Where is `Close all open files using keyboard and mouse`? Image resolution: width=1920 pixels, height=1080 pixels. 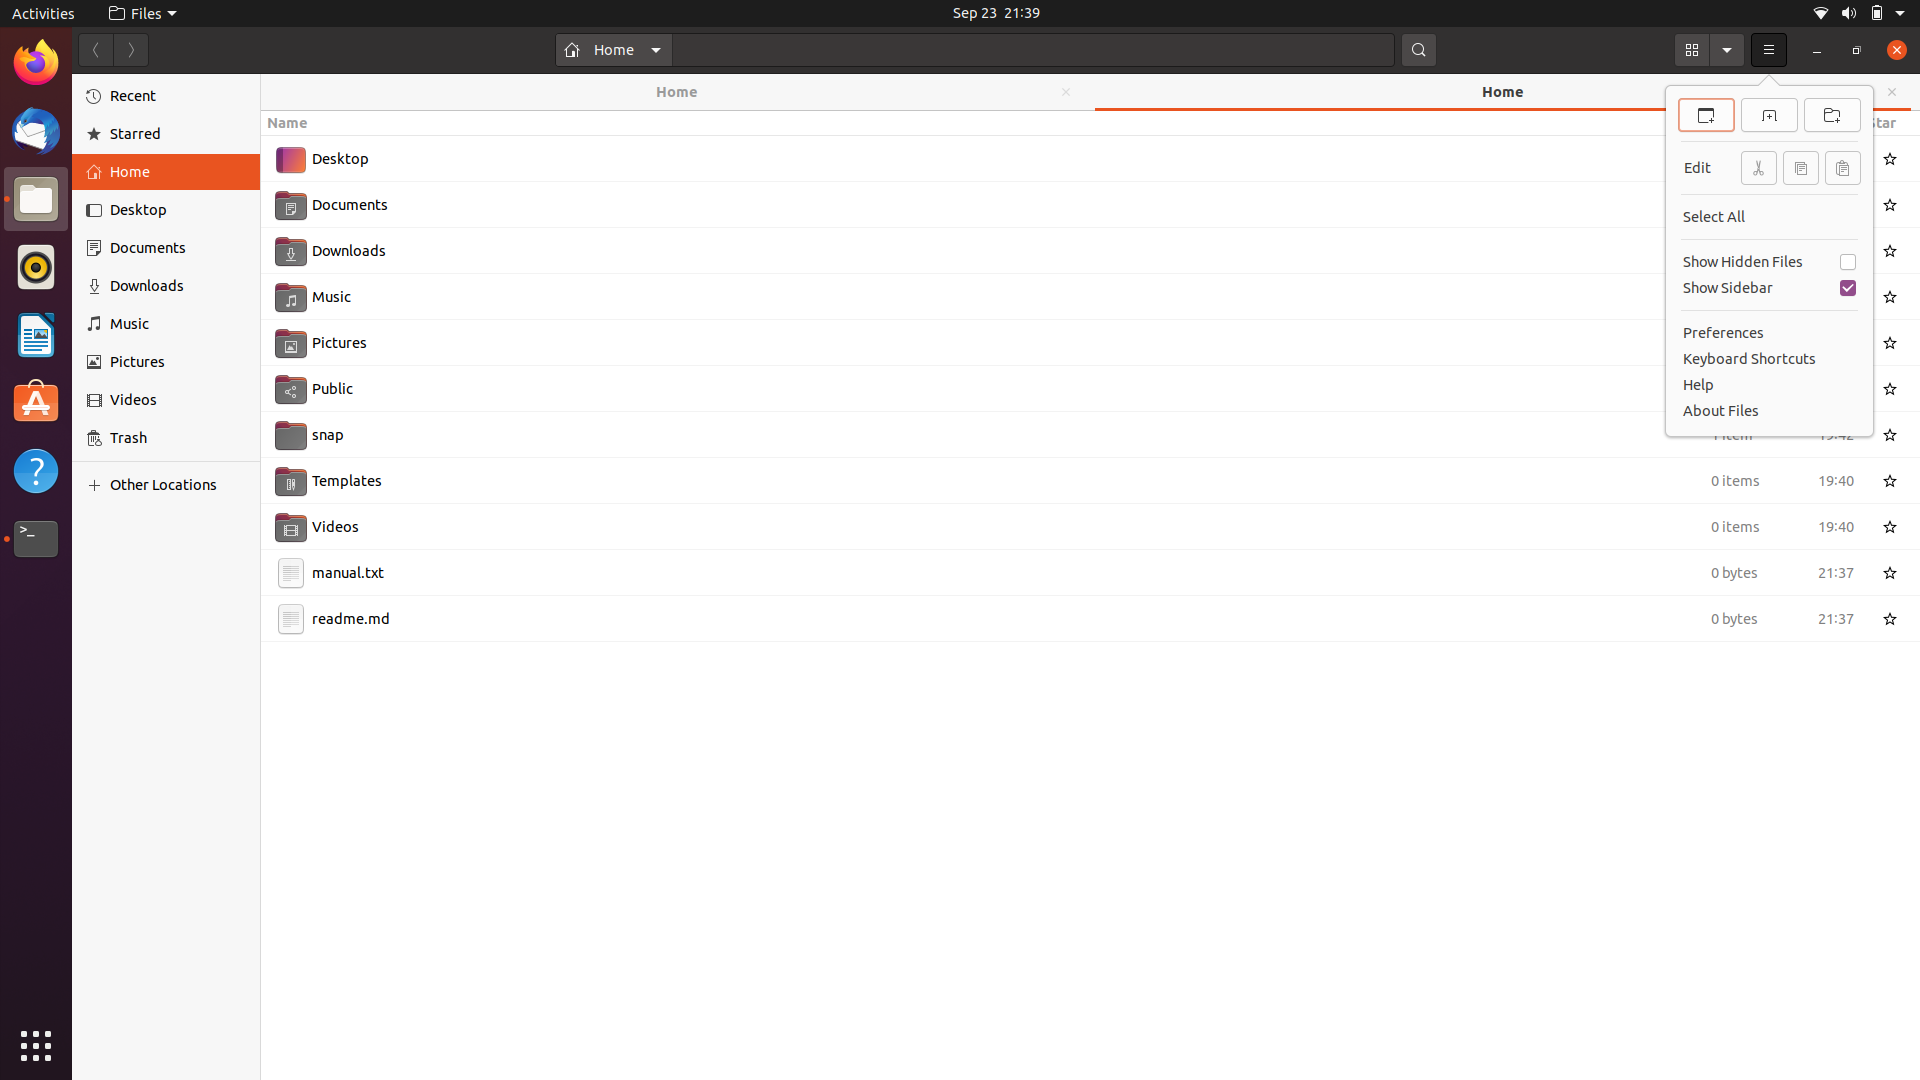 Close all open files using keyboard and mouse is located at coordinates (35, 199).